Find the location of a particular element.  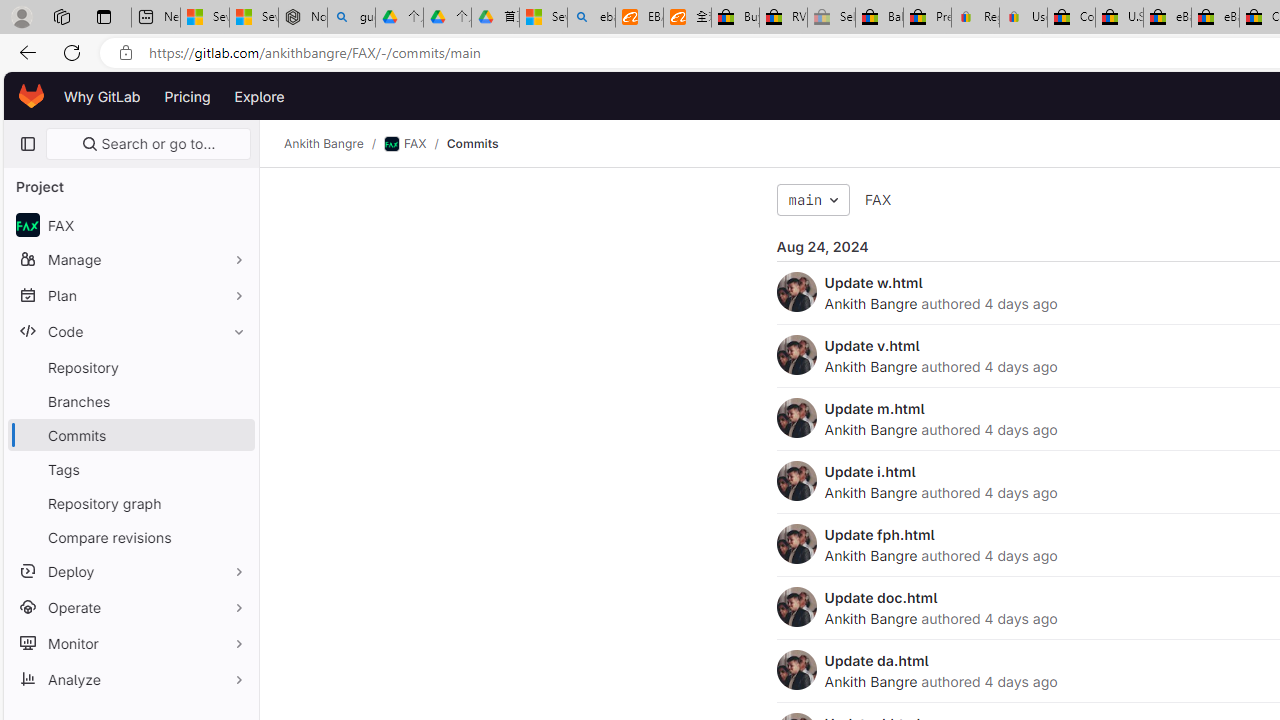

'Consumer Health Data Privacy Policy - eBay Inc.' is located at coordinates (1070, 17).